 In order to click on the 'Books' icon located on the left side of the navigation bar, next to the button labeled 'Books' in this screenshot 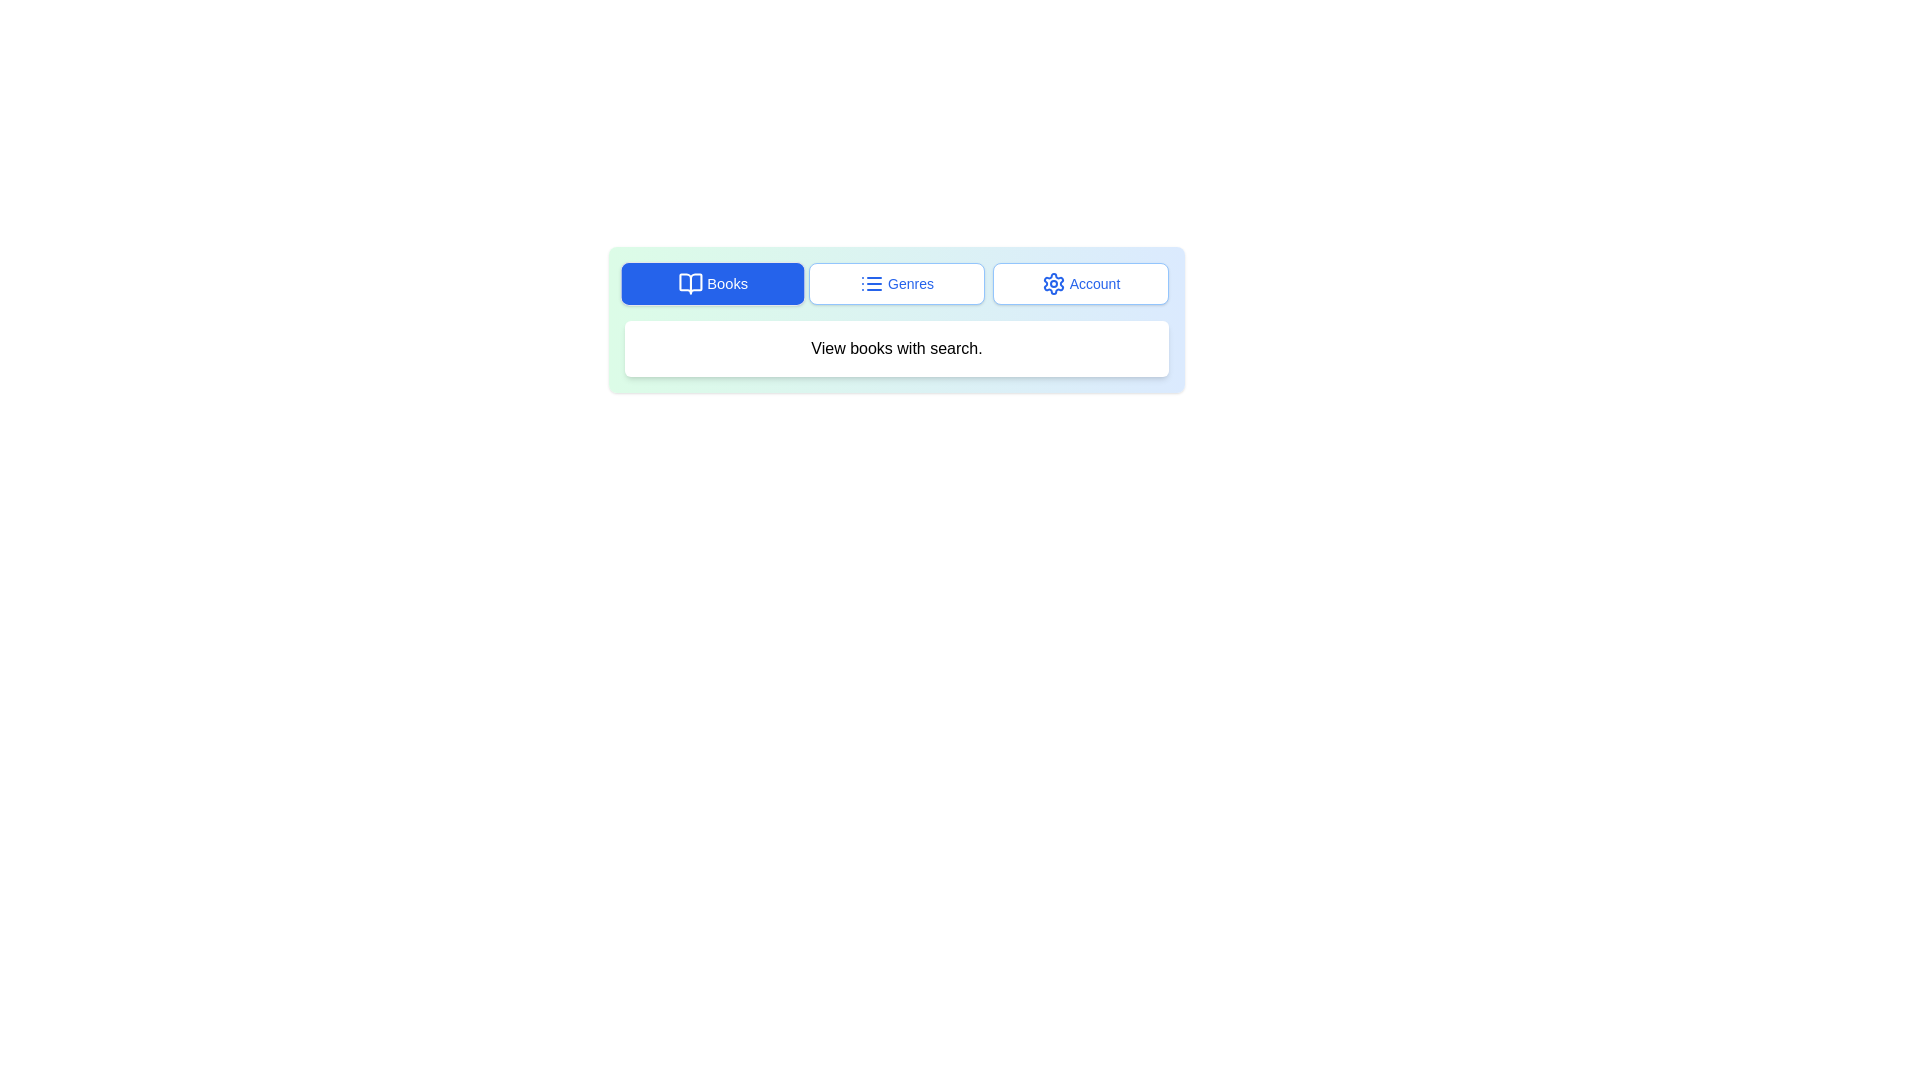, I will do `click(690, 284)`.